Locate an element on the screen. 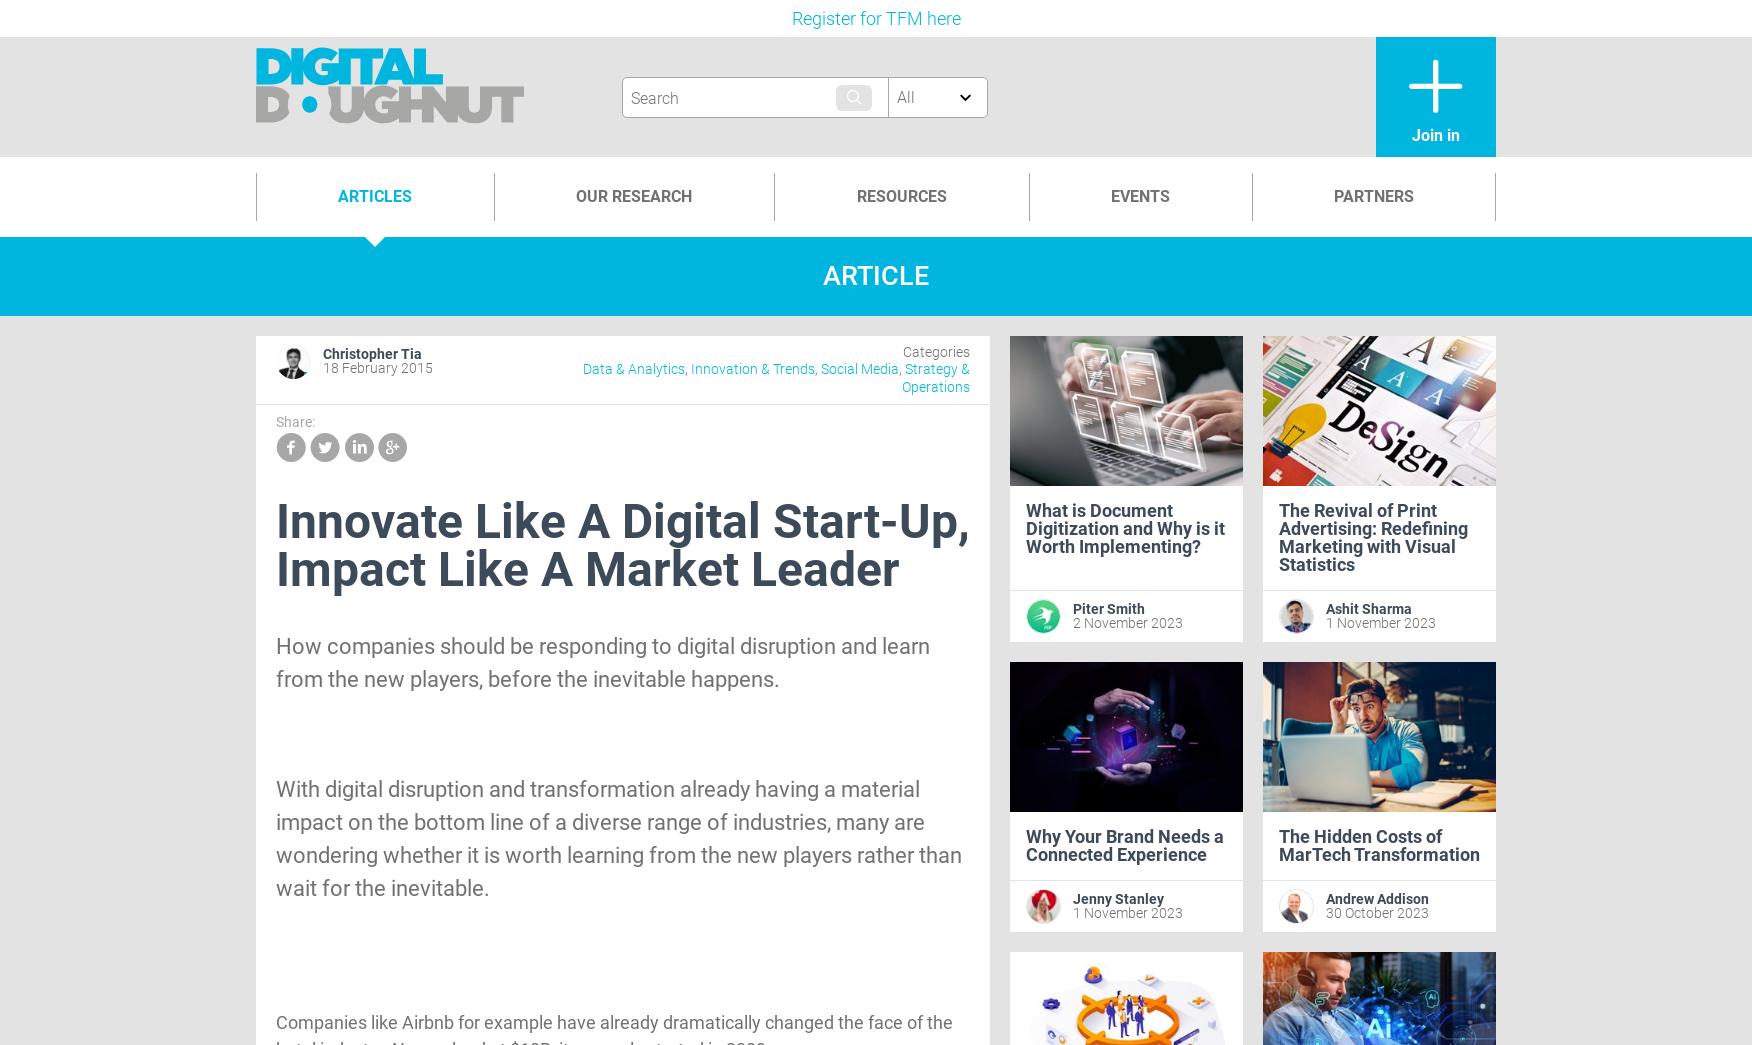  '18 February 2015' is located at coordinates (323, 367).